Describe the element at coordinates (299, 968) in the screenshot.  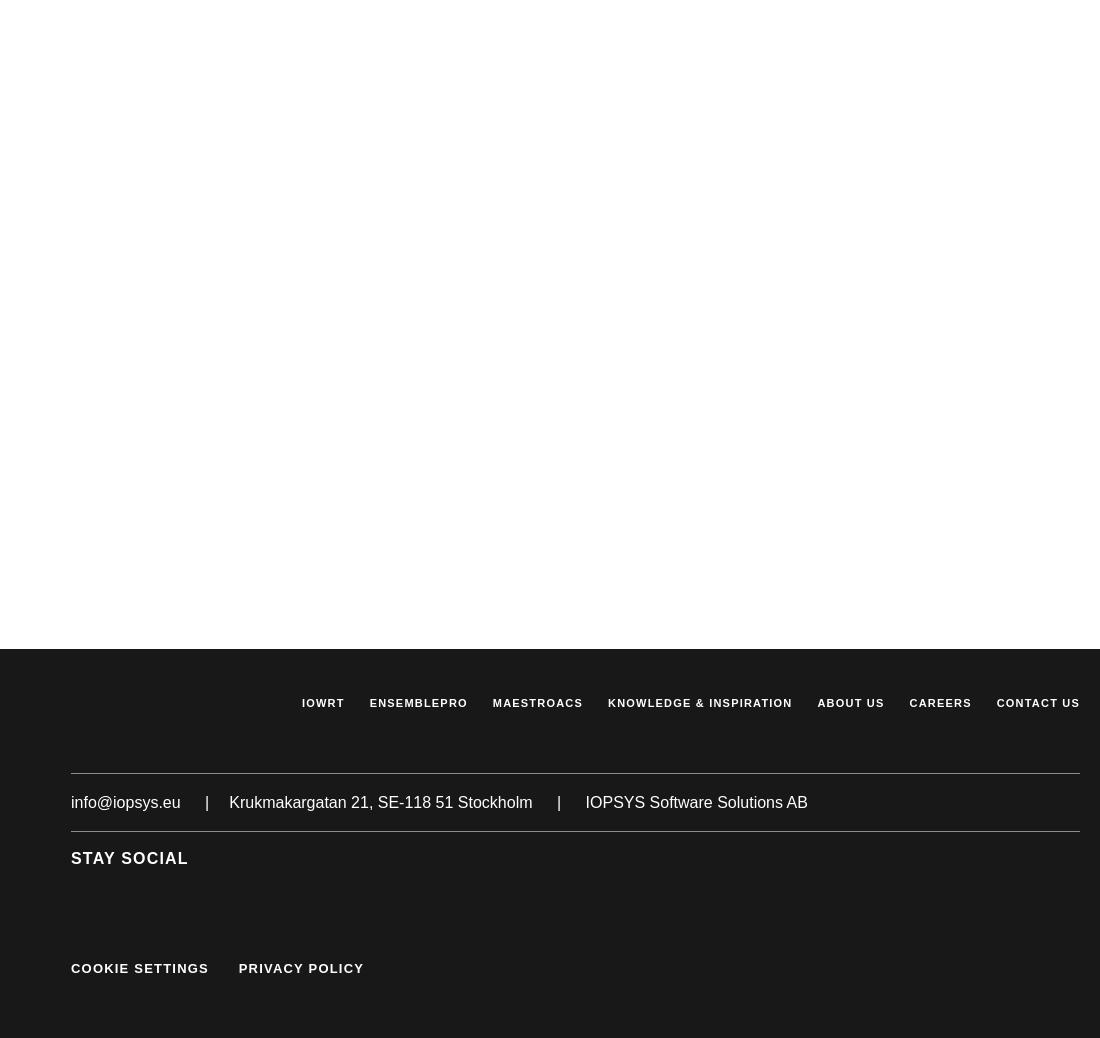
I see `'PRIVACY POLICY'` at that location.